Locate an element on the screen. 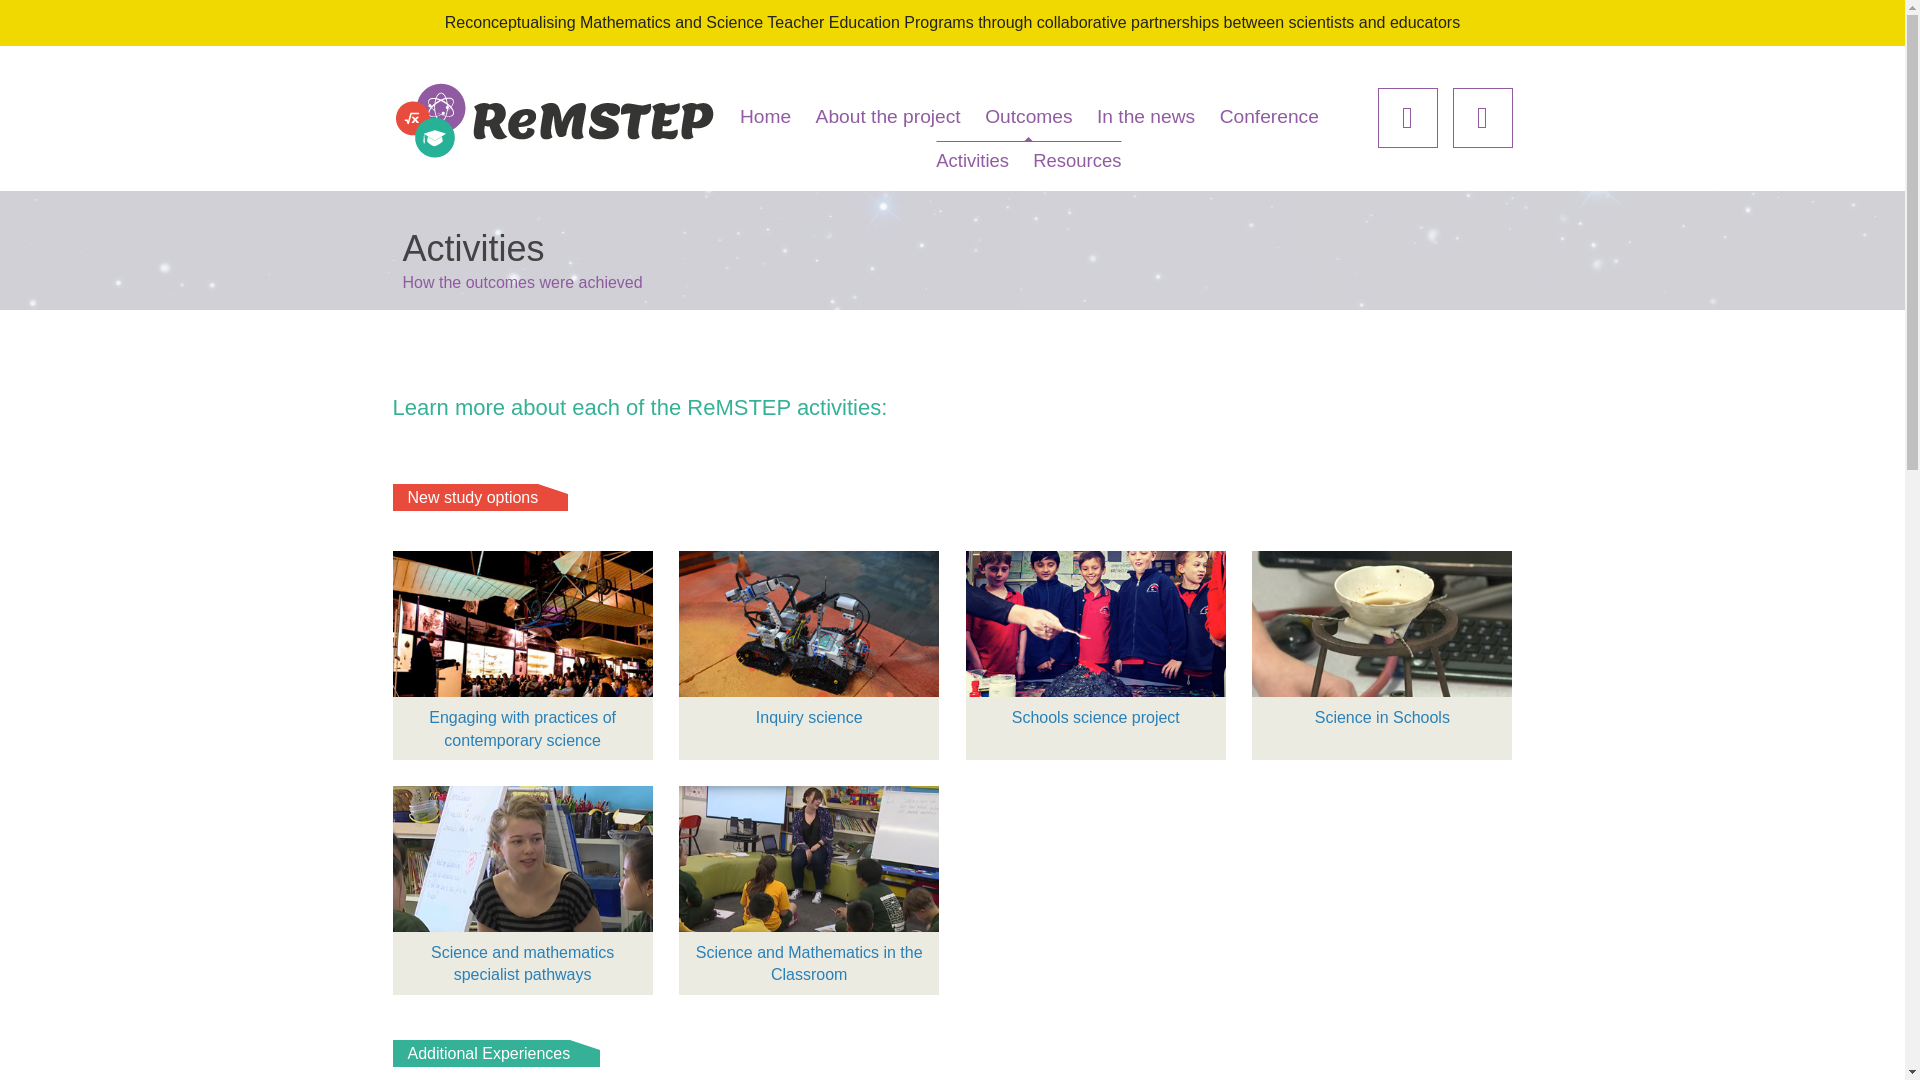  'Outcomes' is located at coordinates (1028, 116).